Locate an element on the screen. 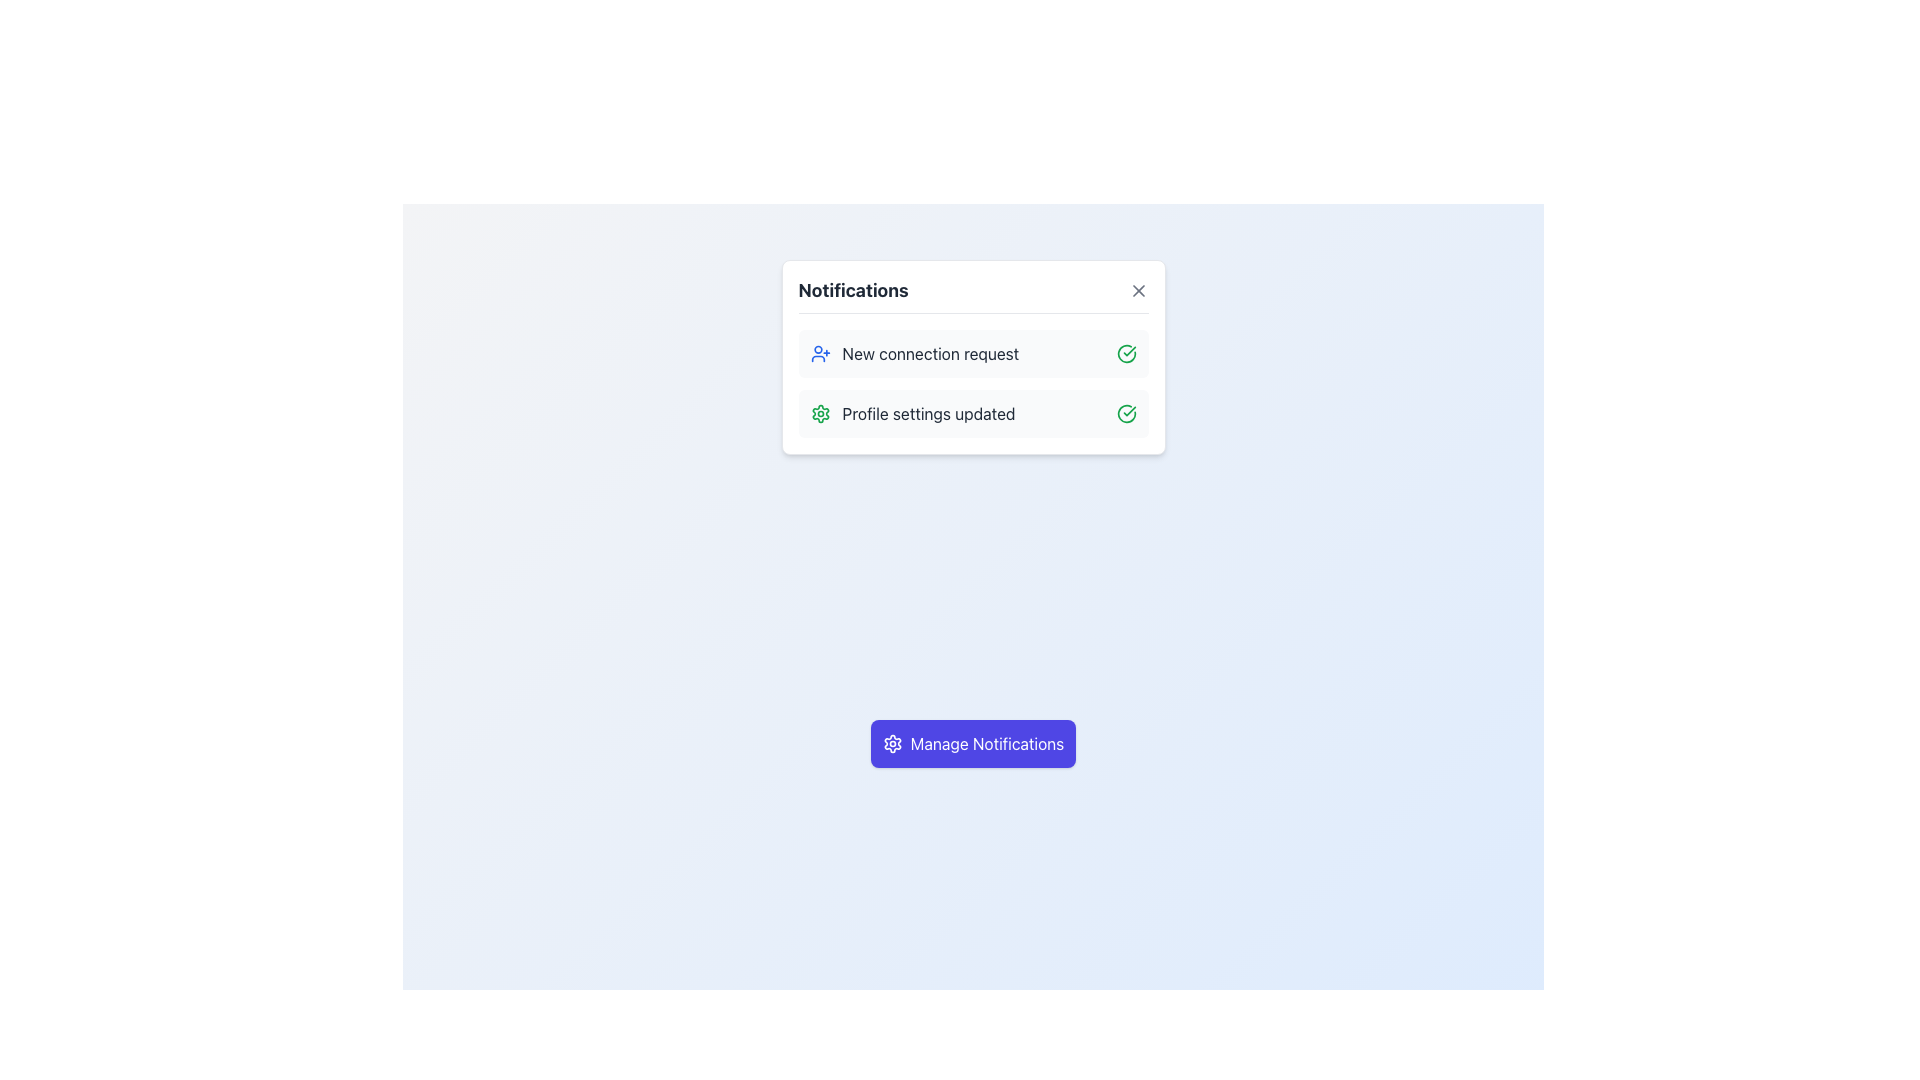 The height and width of the screenshot is (1080, 1920). the static text label displaying 'Profile settings updated', which is centrally aligned beneath the 'New connection request' notification and flanked by green icons is located at coordinates (927, 412).